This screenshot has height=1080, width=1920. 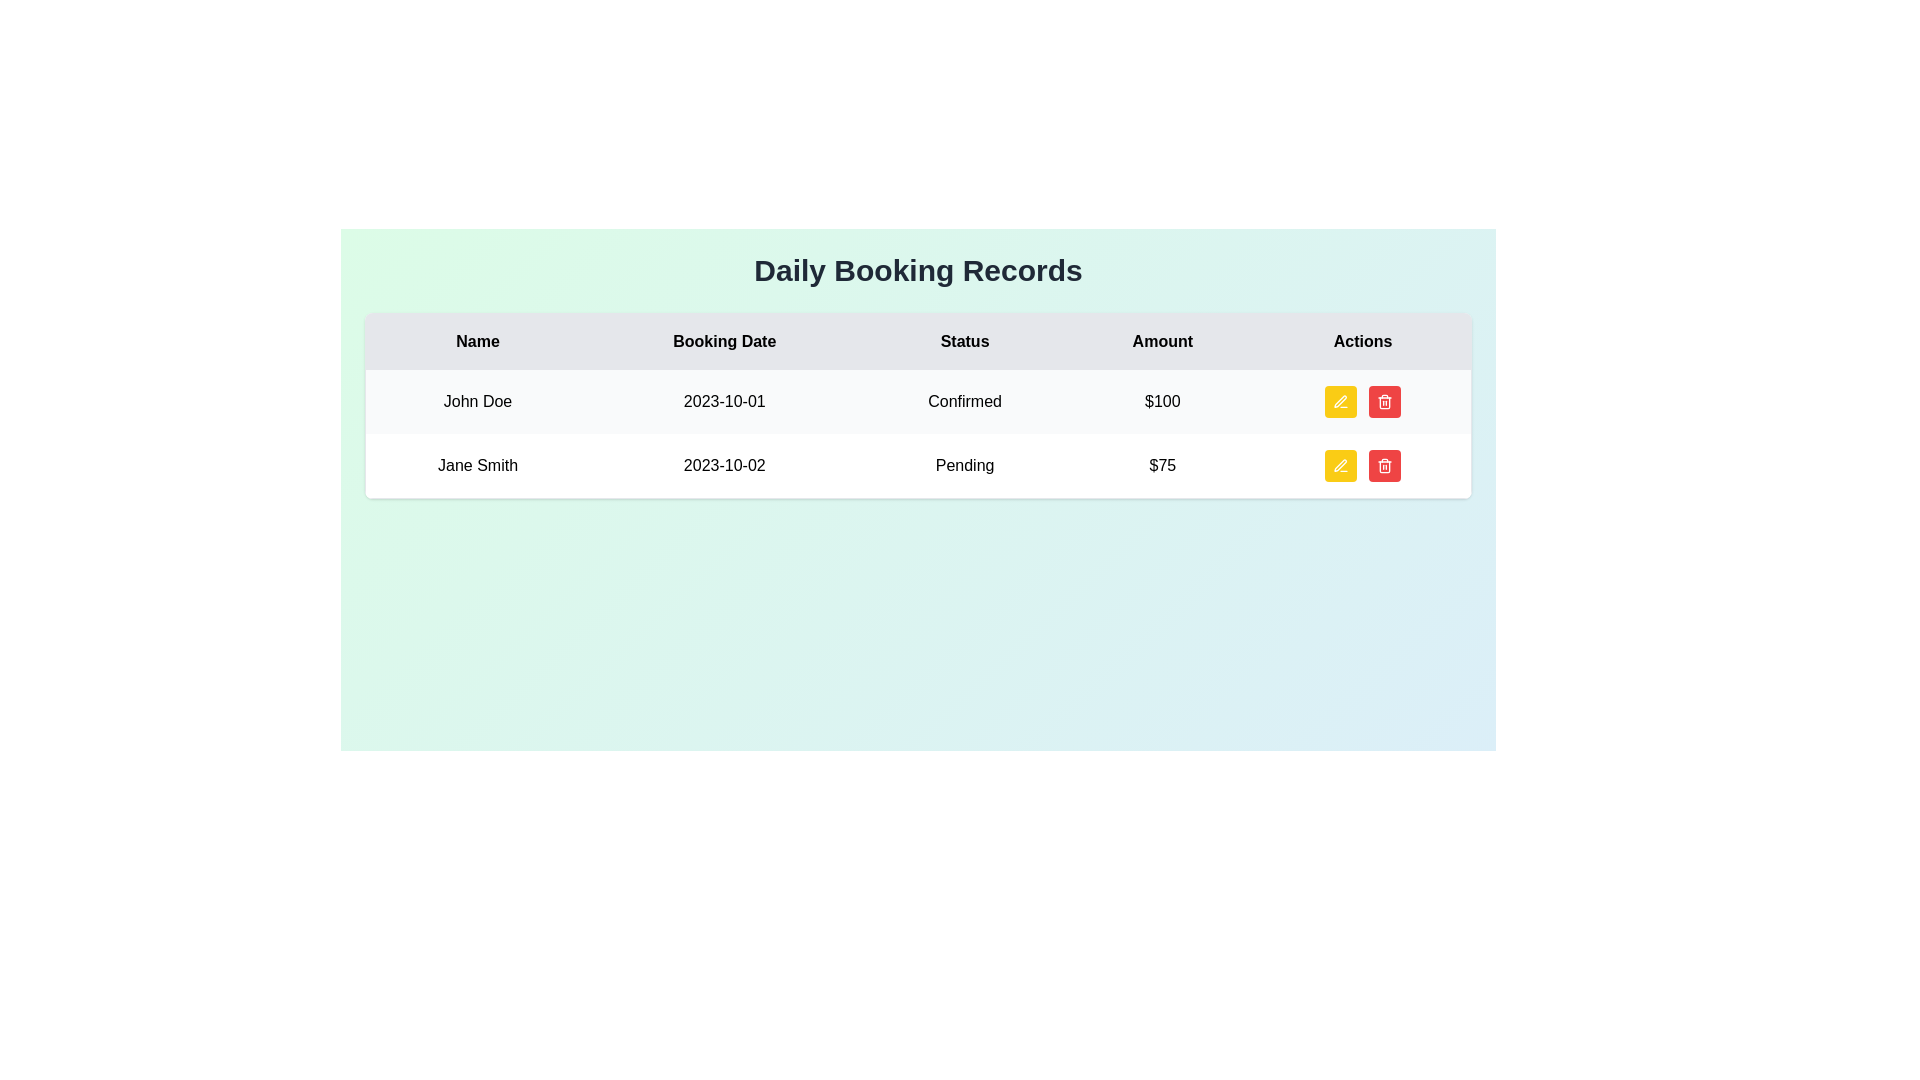 What do you see at coordinates (1162, 466) in the screenshot?
I see `the Text label displaying the monetary amount in the 'Amount' column of the second row under the 'Daily Booking Records' section` at bounding box center [1162, 466].